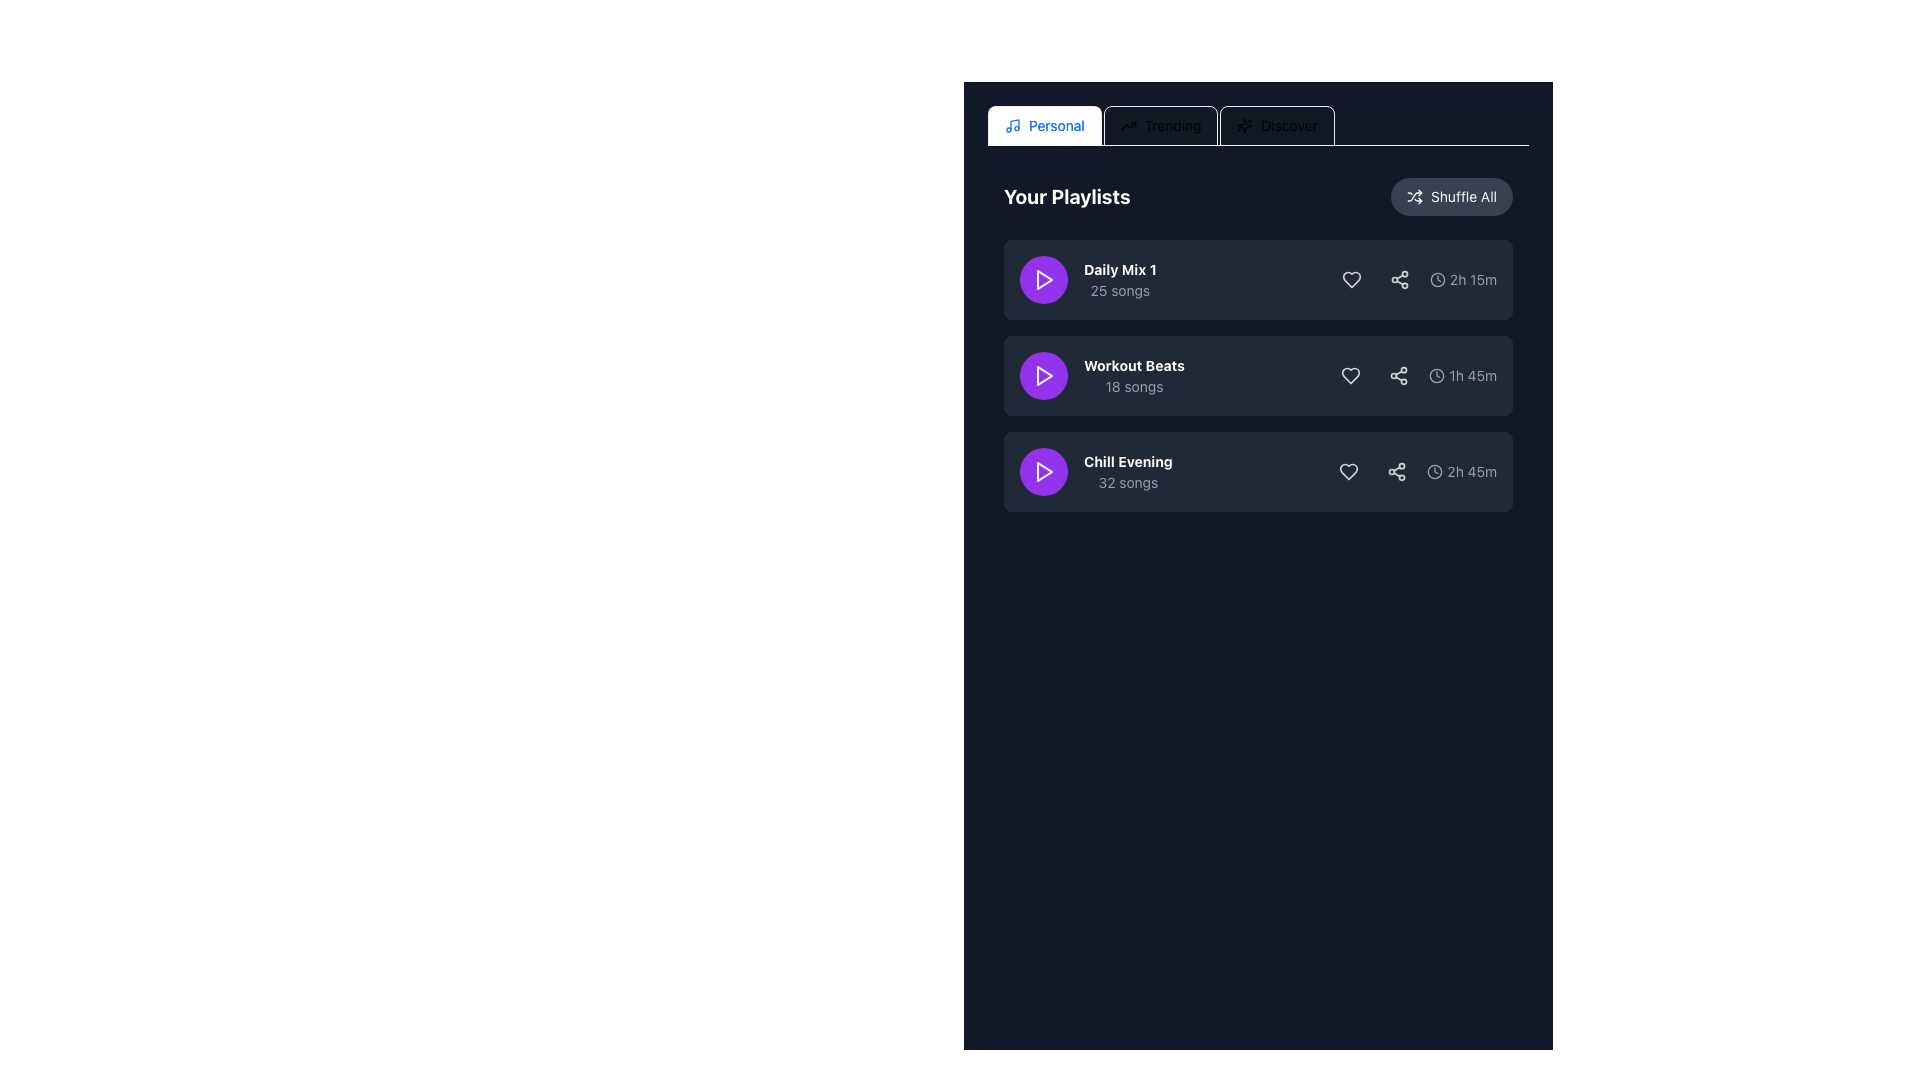  I want to click on the heart-shaped icon that signifies a favorite or like action, located next to the 'Workout Beats' playlist, so click(1351, 375).